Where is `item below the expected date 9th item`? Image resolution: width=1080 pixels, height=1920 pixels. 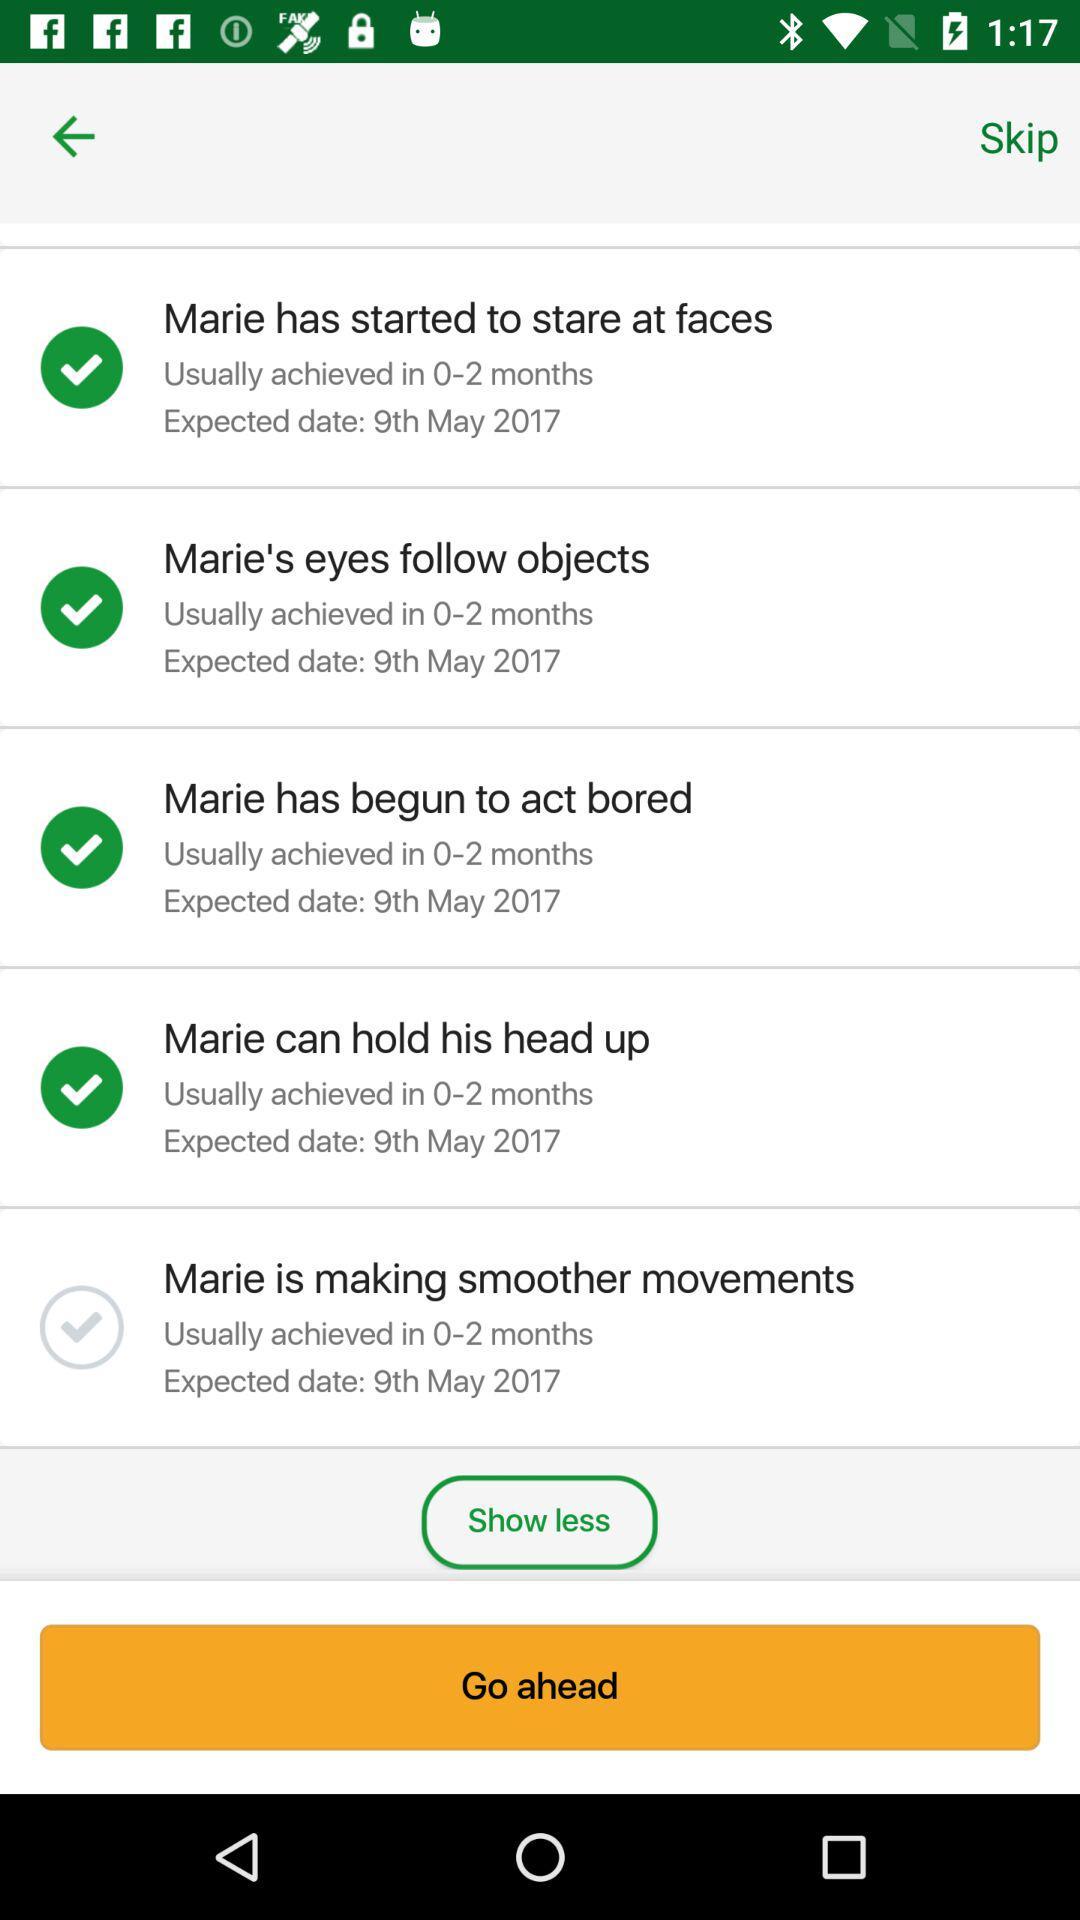 item below the expected date 9th item is located at coordinates (538, 1521).